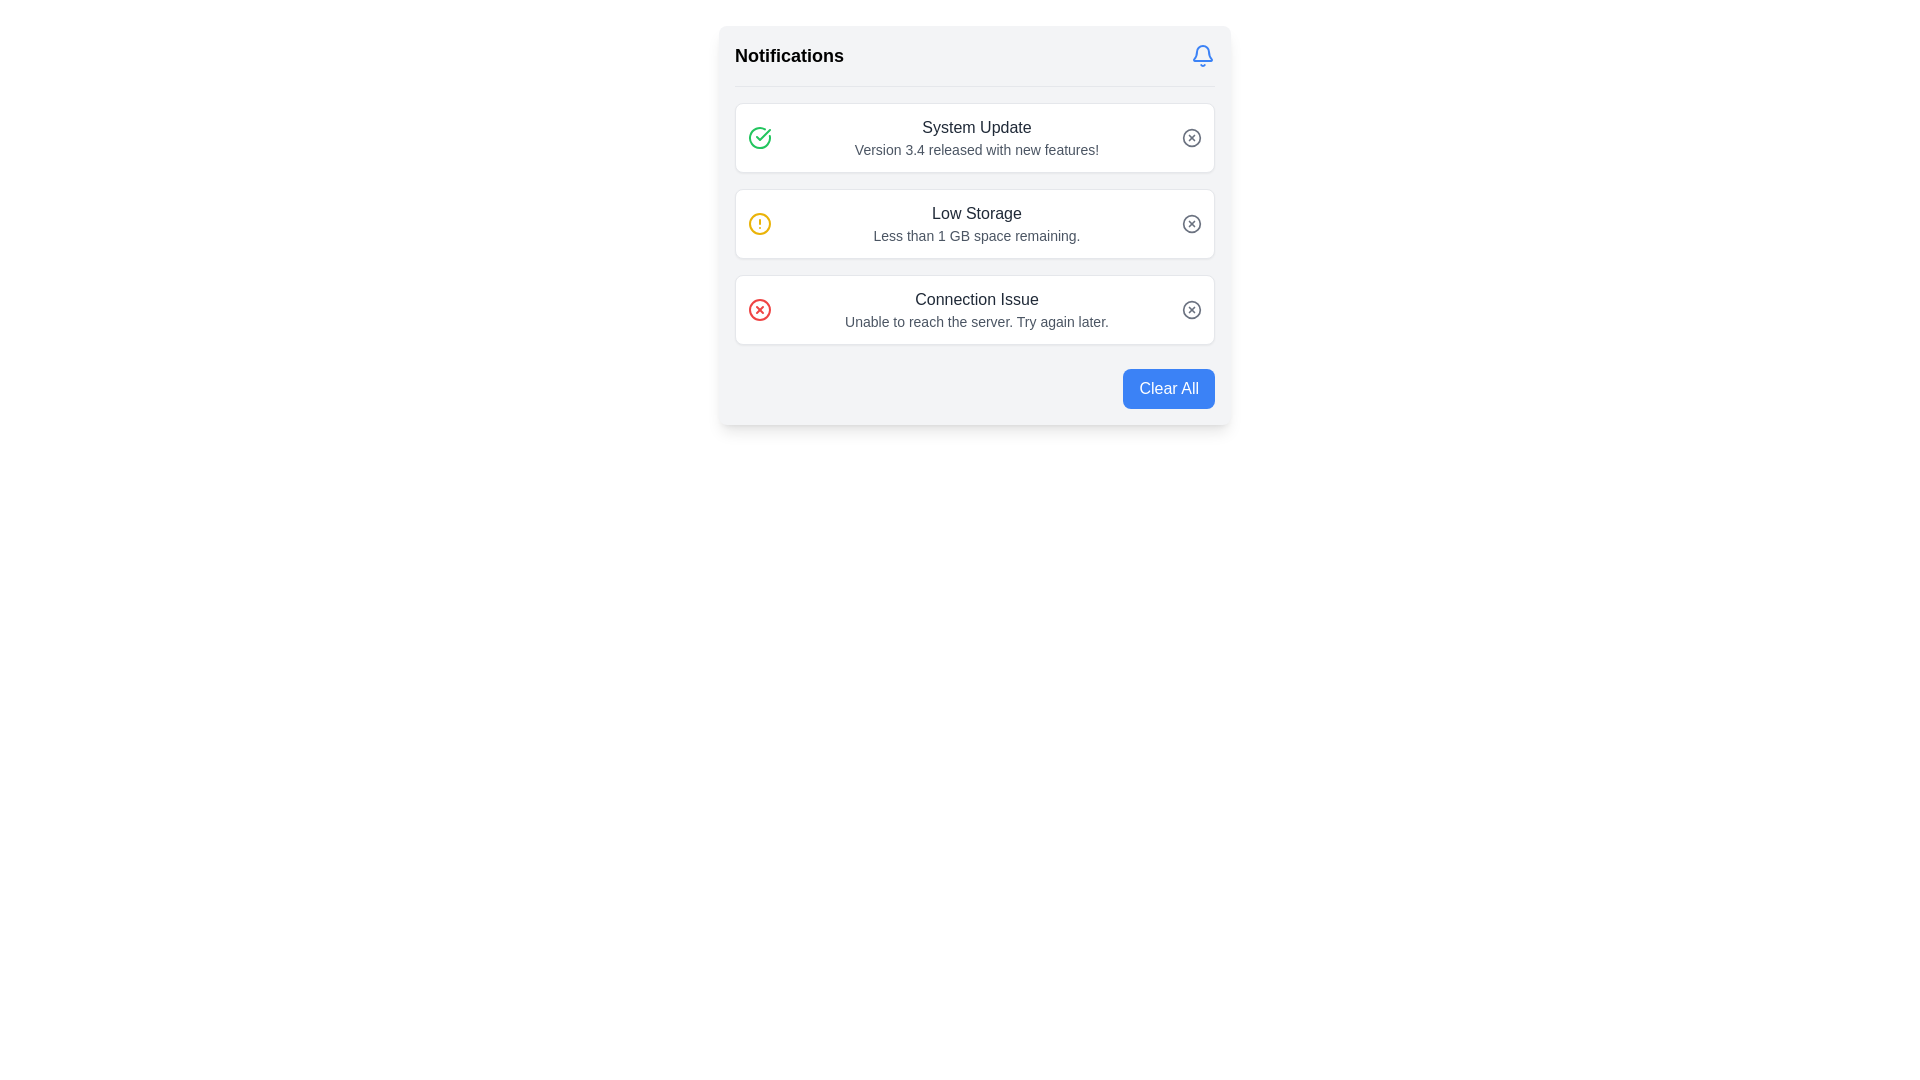 The height and width of the screenshot is (1080, 1920). Describe the element at coordinates (977, 127) in the screenshot. I see `text content of the 'System Update' label, which is displayed in a medium-sized, bold font at the top of the notification listing` at that location.